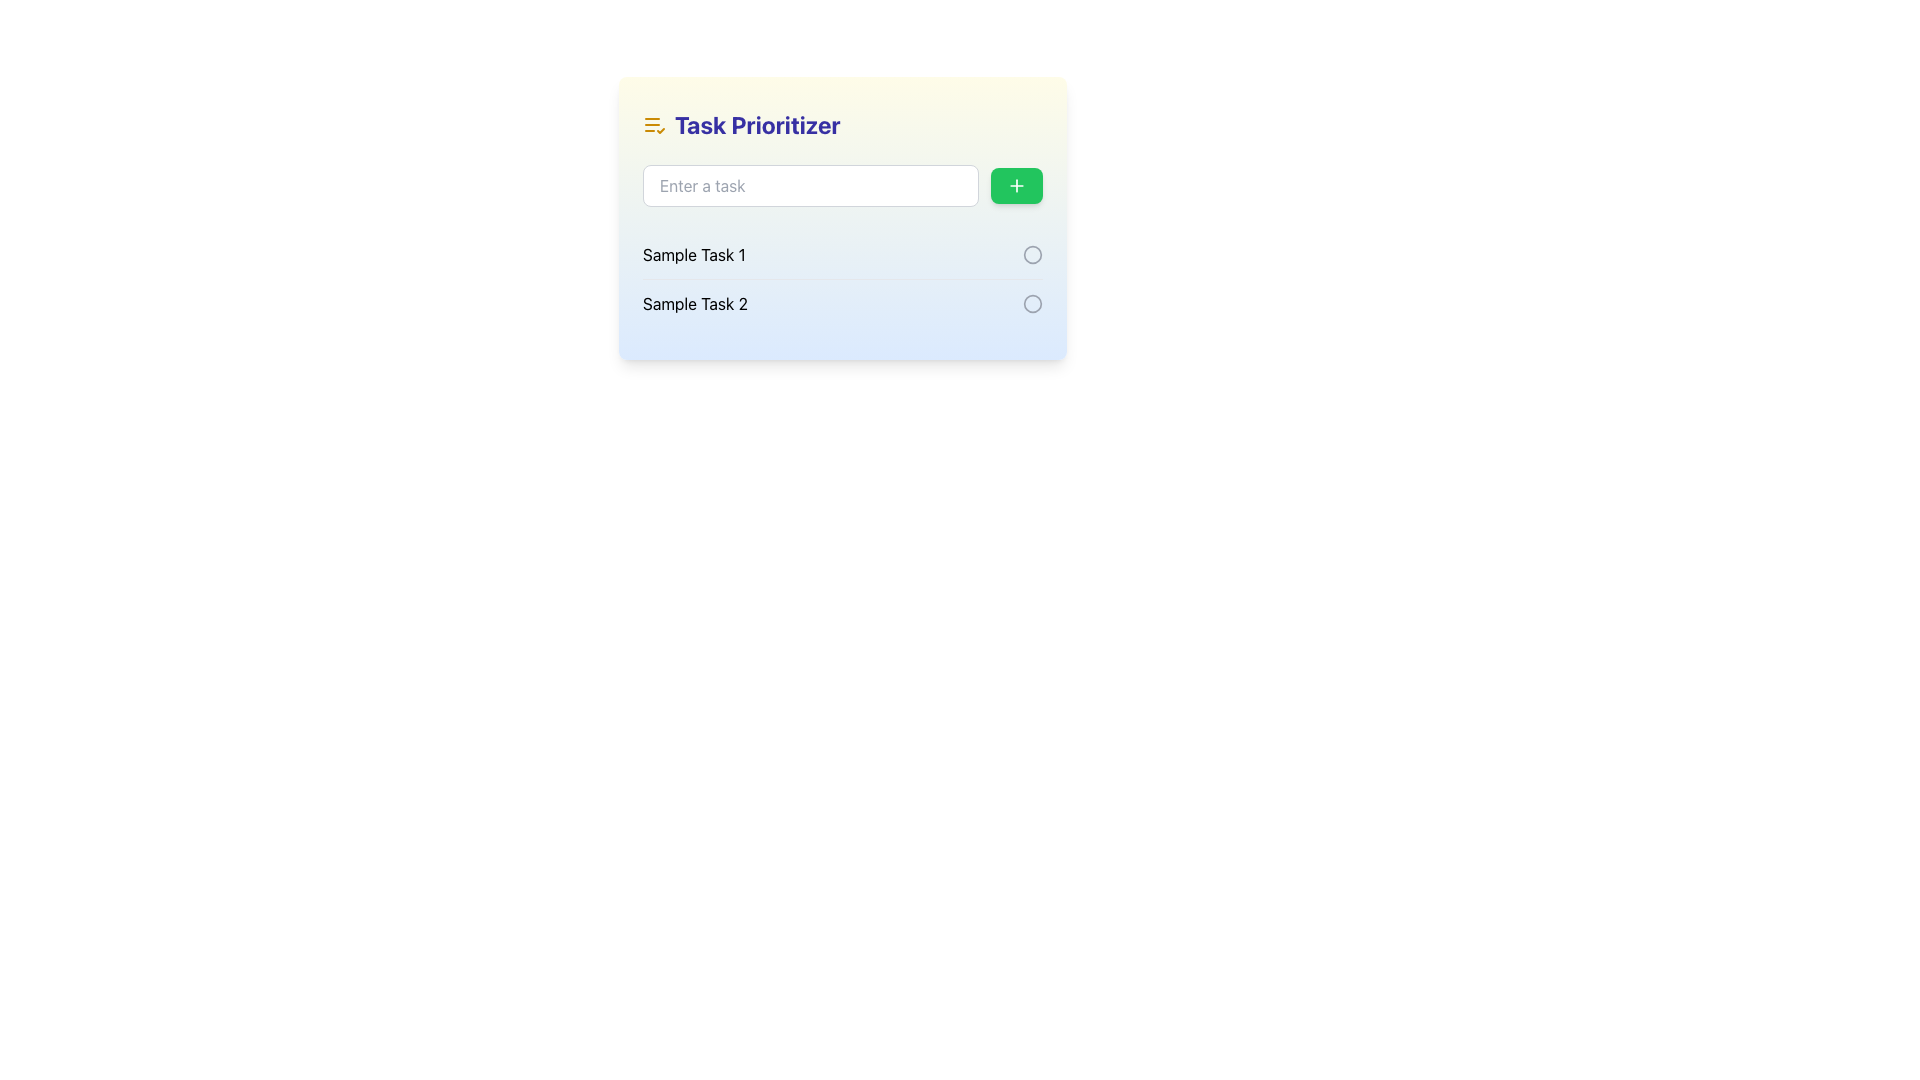  What do you see at coordinates (654, 124) in the screenshot?
I see `the task management icon located to the left of the 'Task Prioritizer' text in the header section` at bounding box center [654, 124].